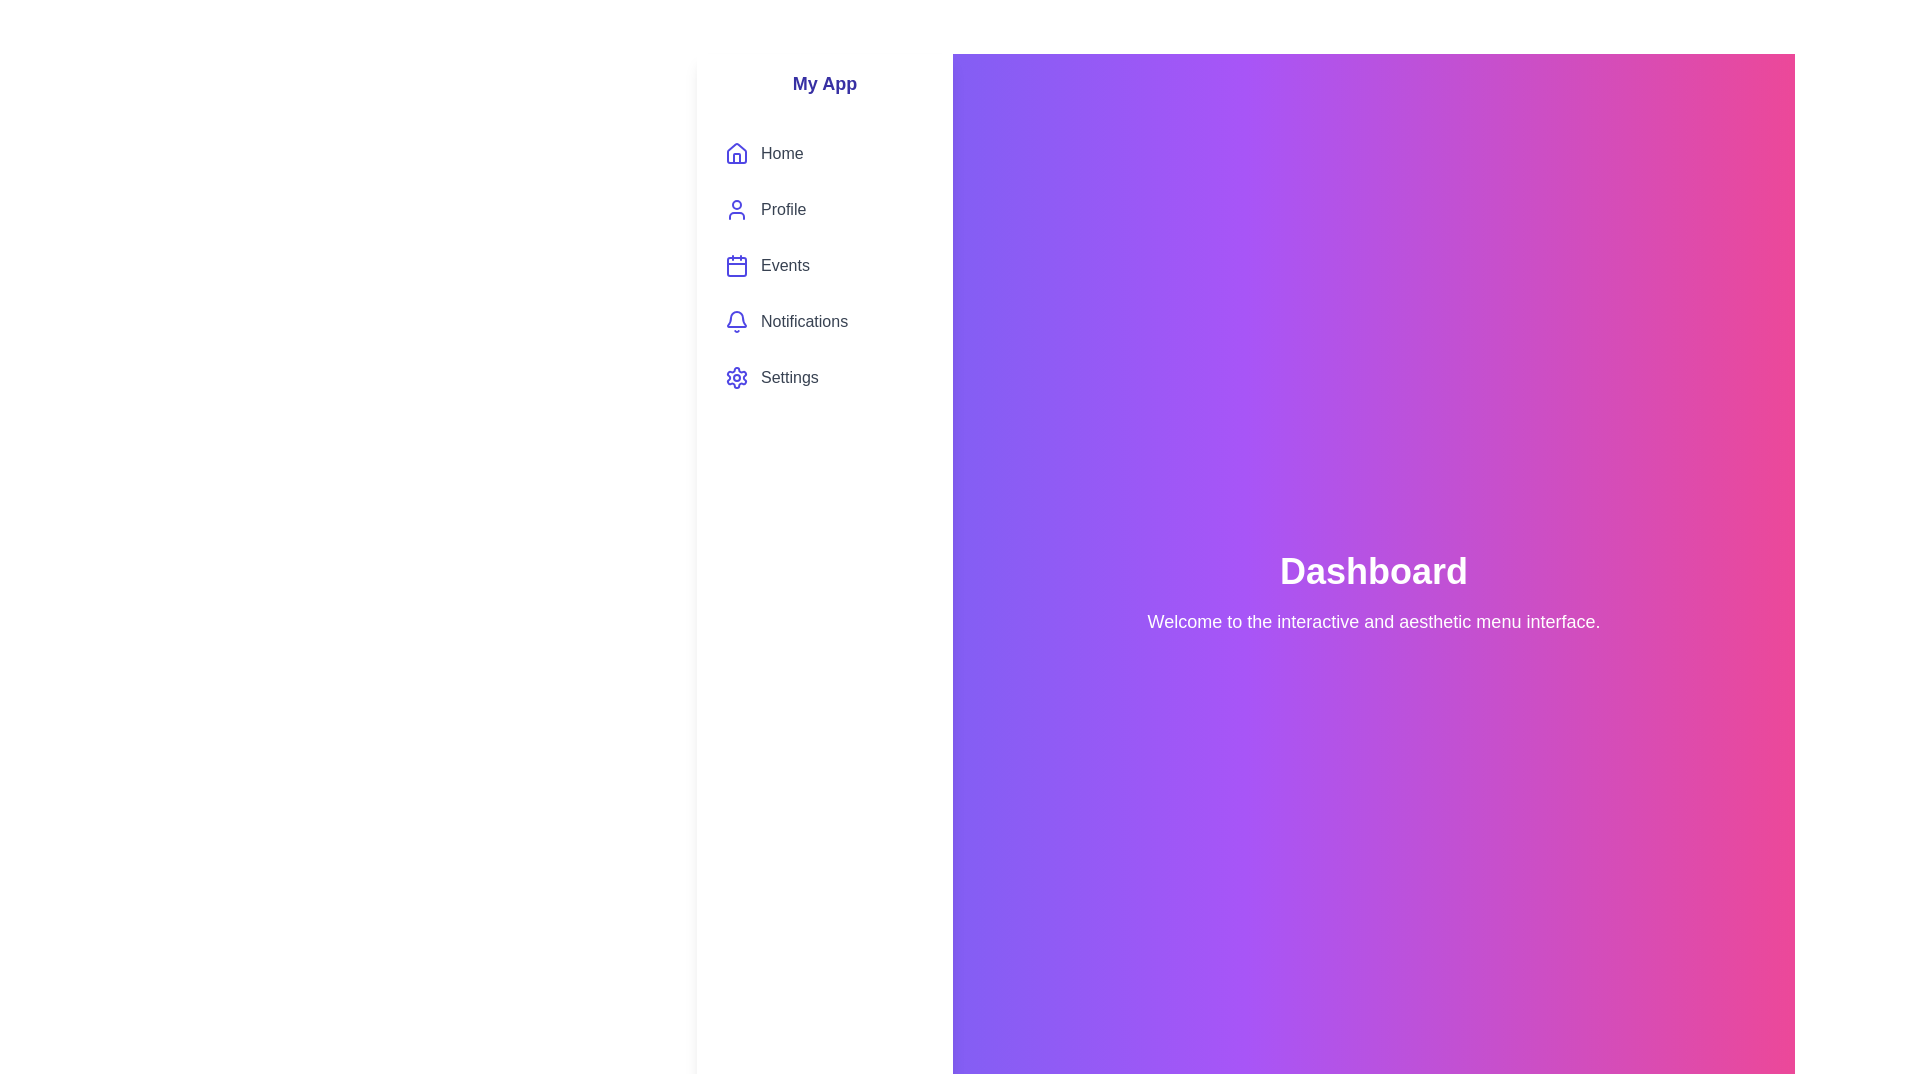 The height and width of the screenshot is (1080, 1920). Describe the element at coordinates (825, 209) in the screenshot. I see `the menu item labeled Profile to navigate to the corresponding section` at that location.